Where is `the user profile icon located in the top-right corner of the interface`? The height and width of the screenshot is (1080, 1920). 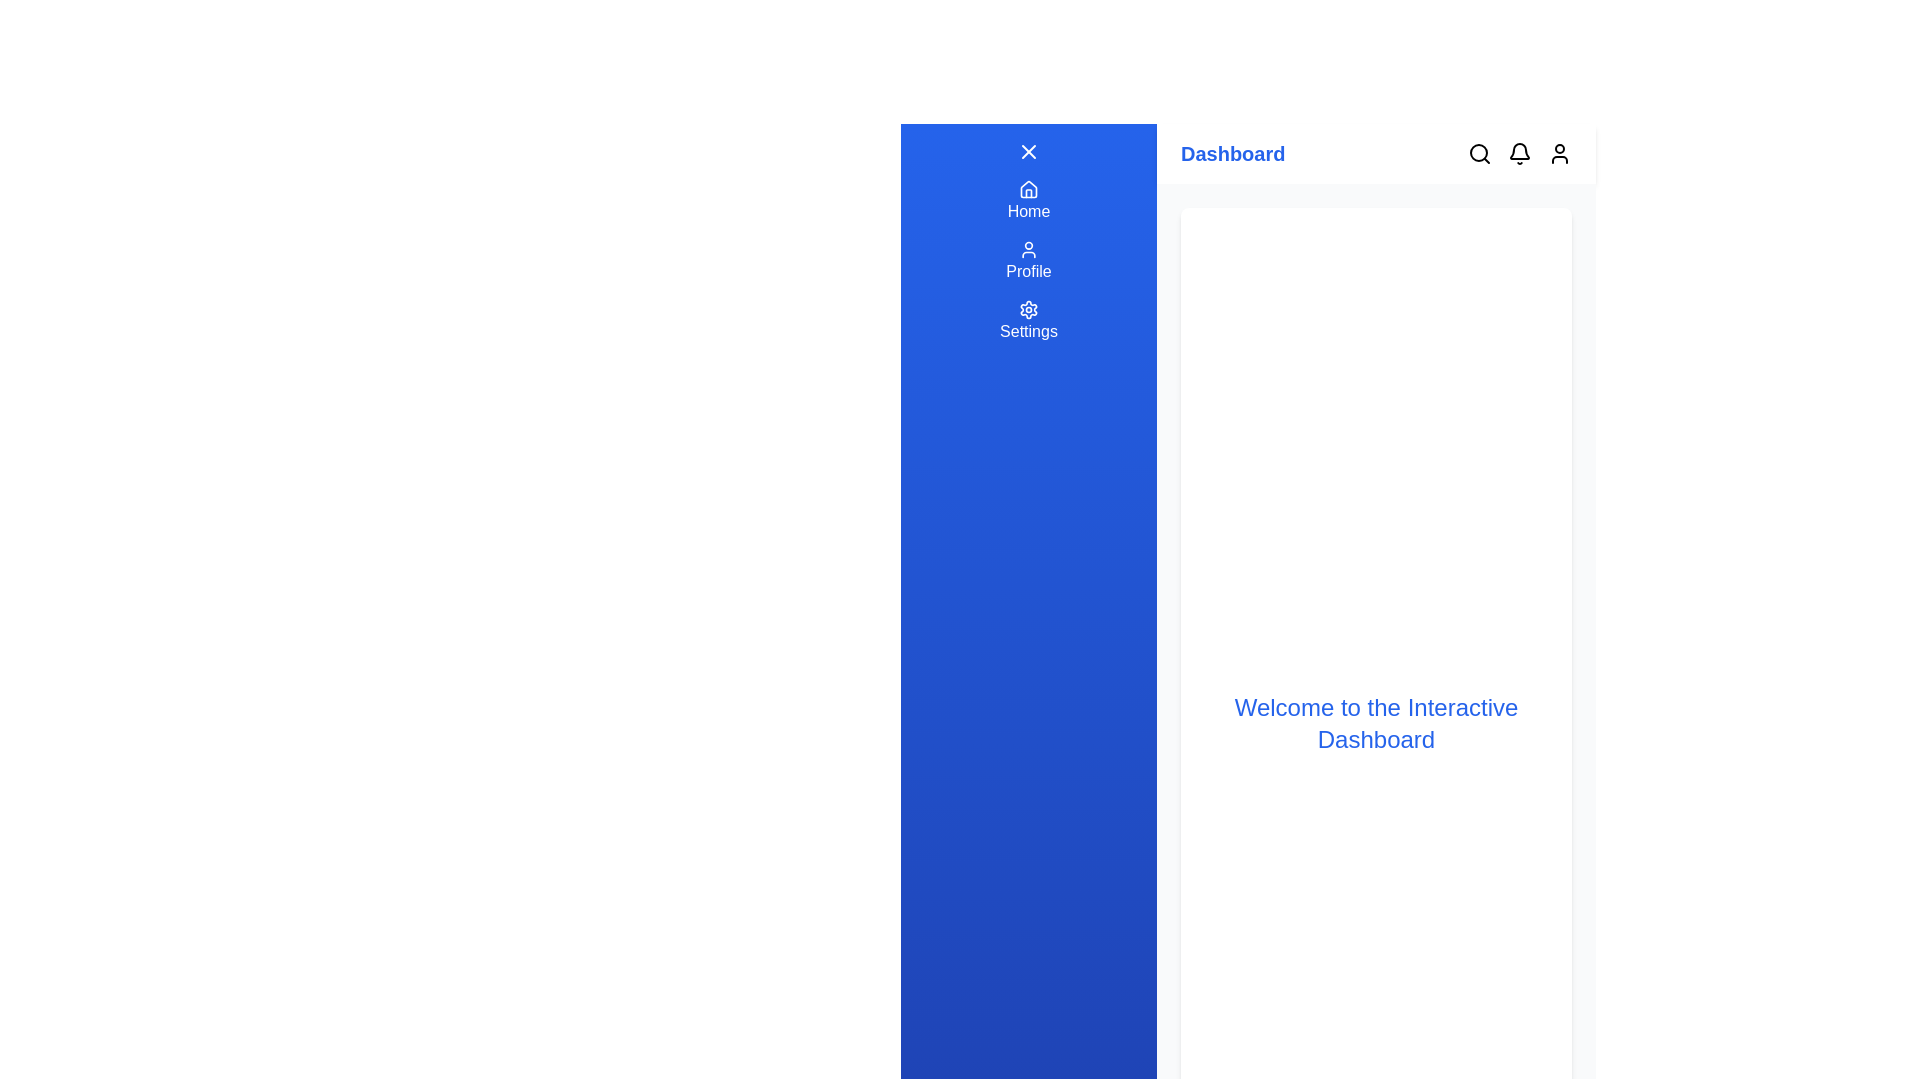
the user profile icon located in the top-right corner of the interface is located at coordinates (1559, 153).